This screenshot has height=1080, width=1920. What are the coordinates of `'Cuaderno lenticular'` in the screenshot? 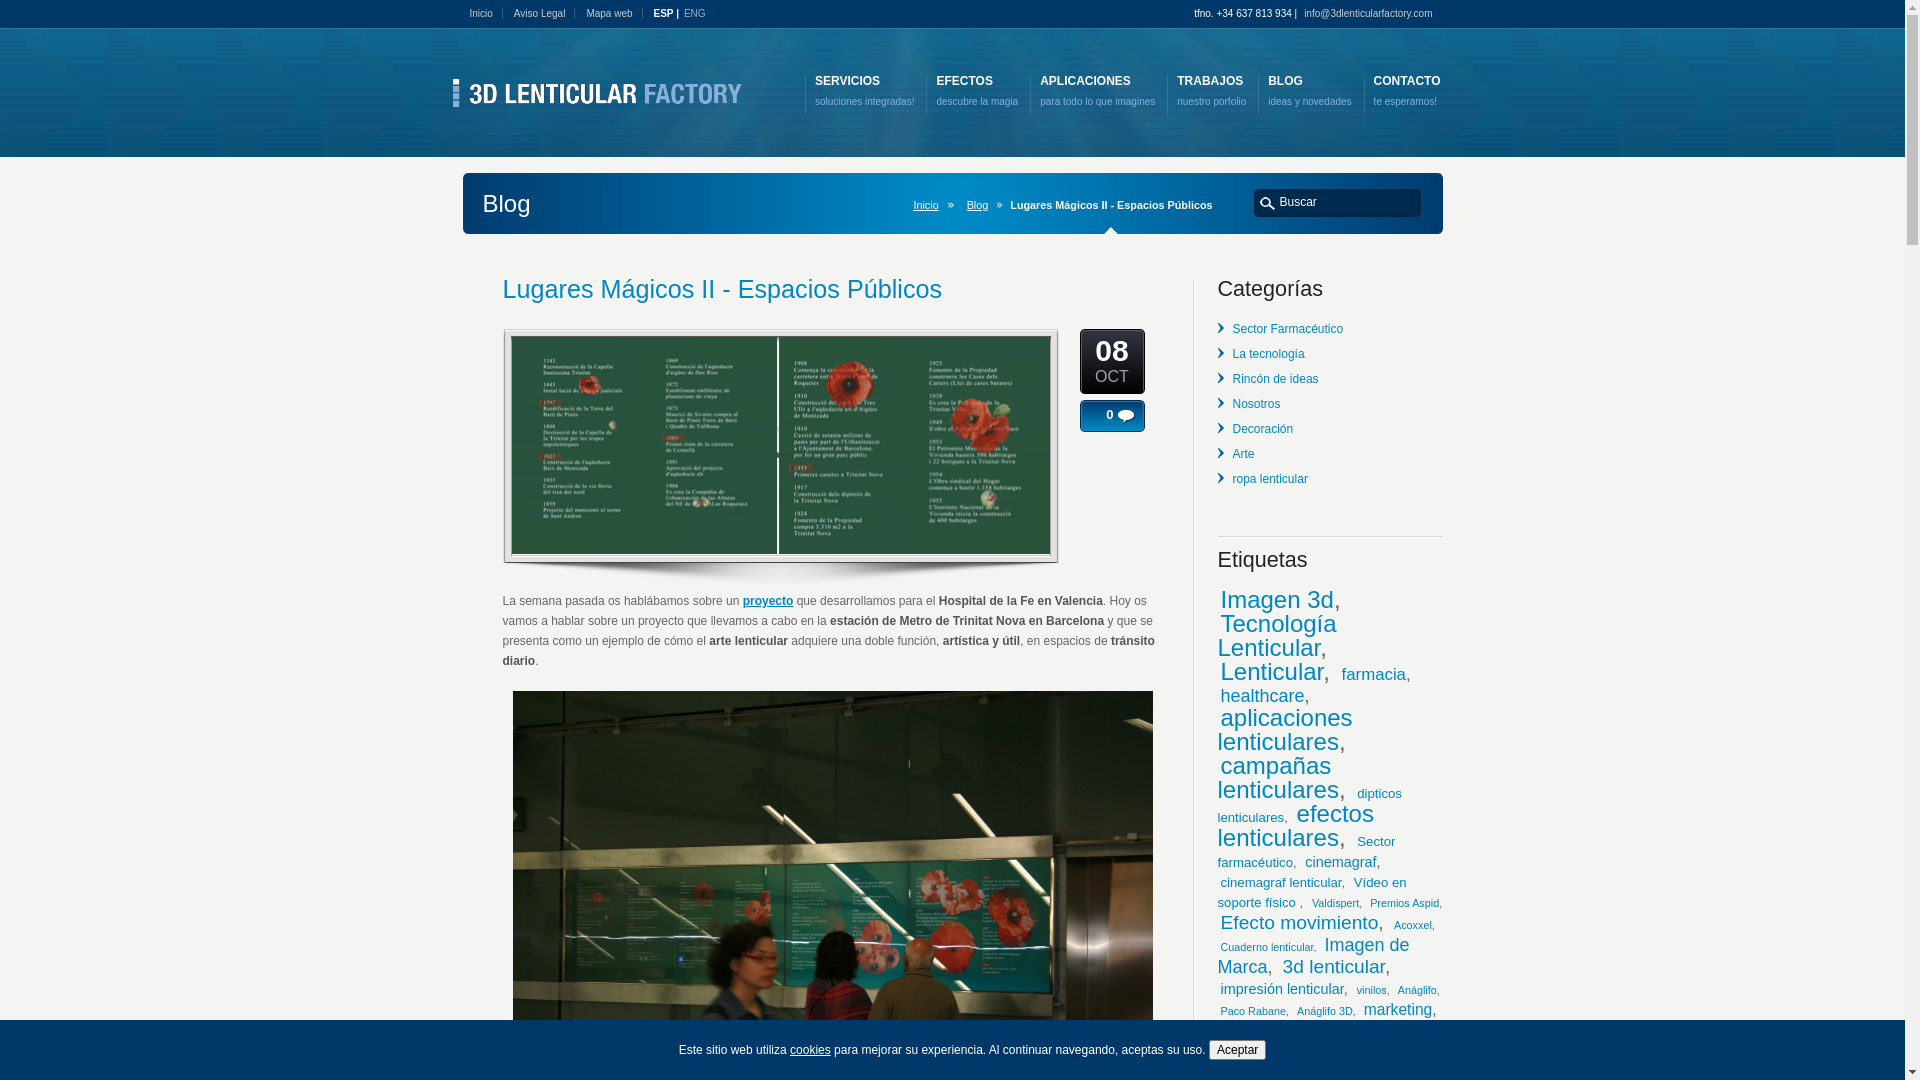 It's located at (1265, 946).